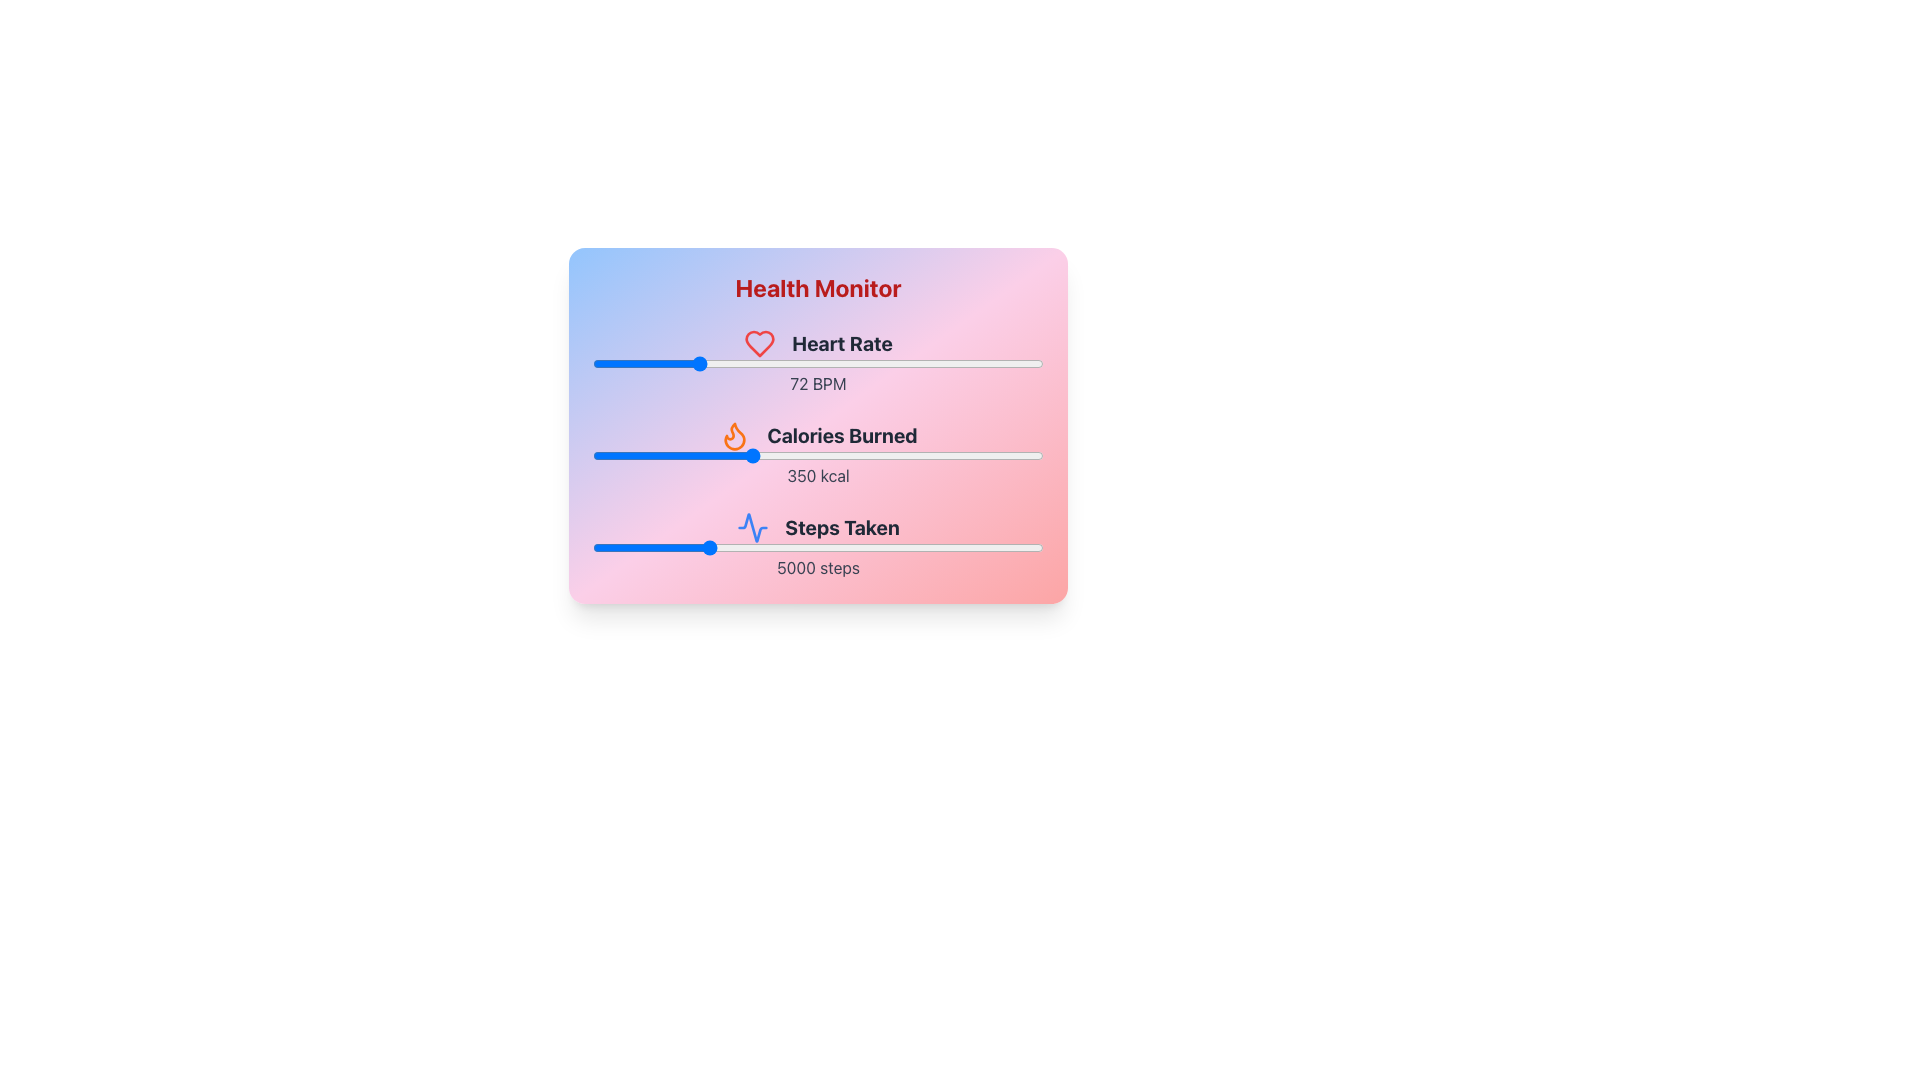 The image size is (1920, 1080). Describe the element at coordinates (818, 475) in the screenshot. I see `the 'Calories Burned' text label that displays the numerical value and unit of calories burned, located below the progress bar and flame icon` at that location.